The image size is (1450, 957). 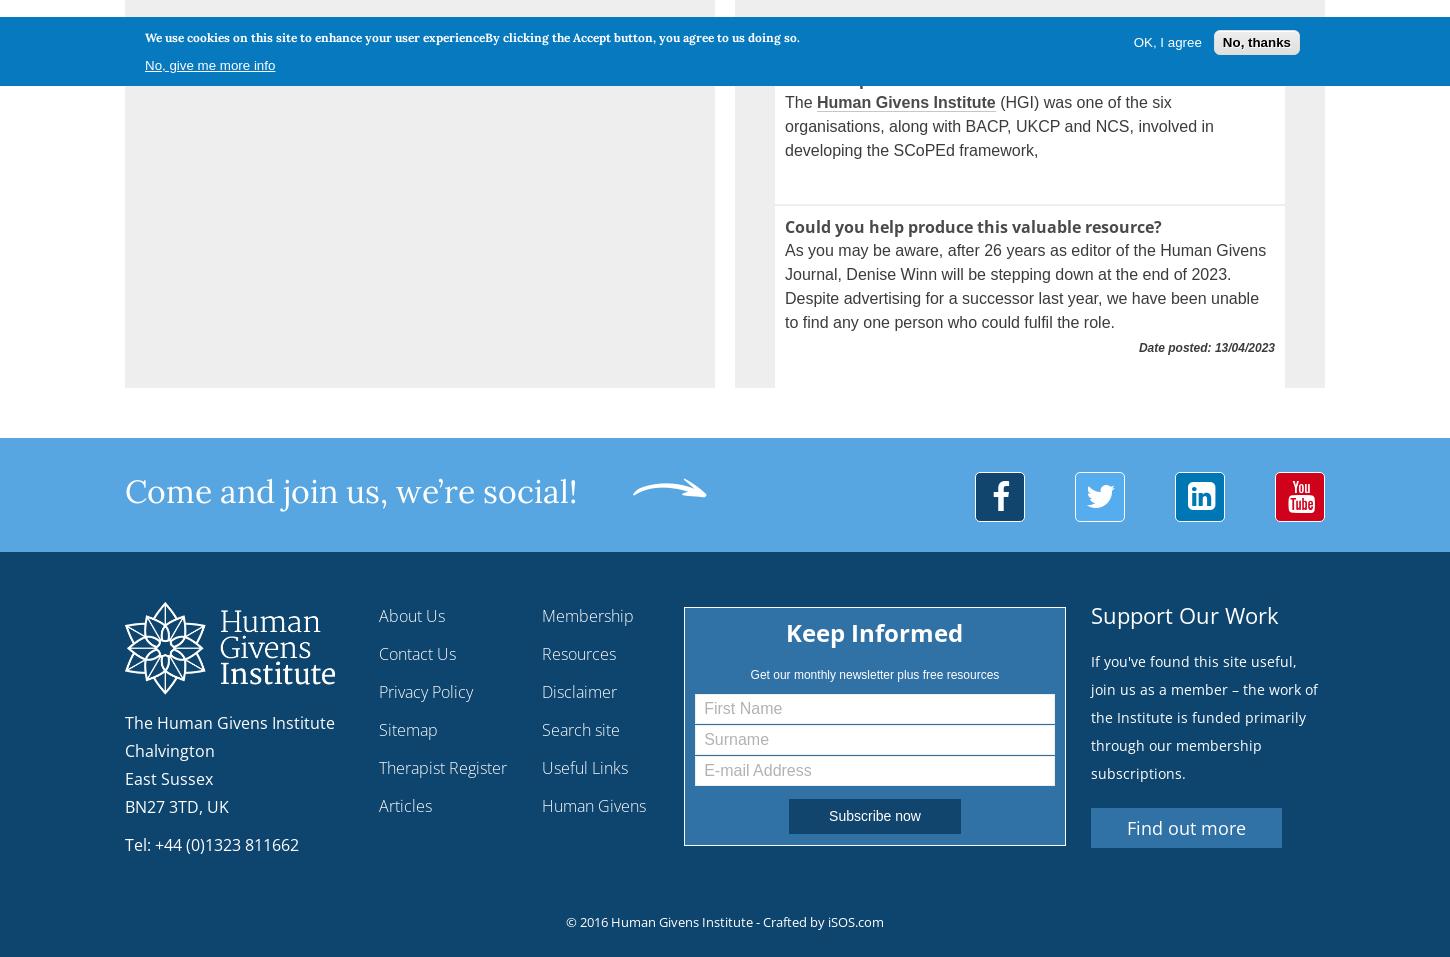 What do you see at coordinates (854, 921) in the screenshot?
I see `'iSOS.com'` at bounding box center [854, 921].